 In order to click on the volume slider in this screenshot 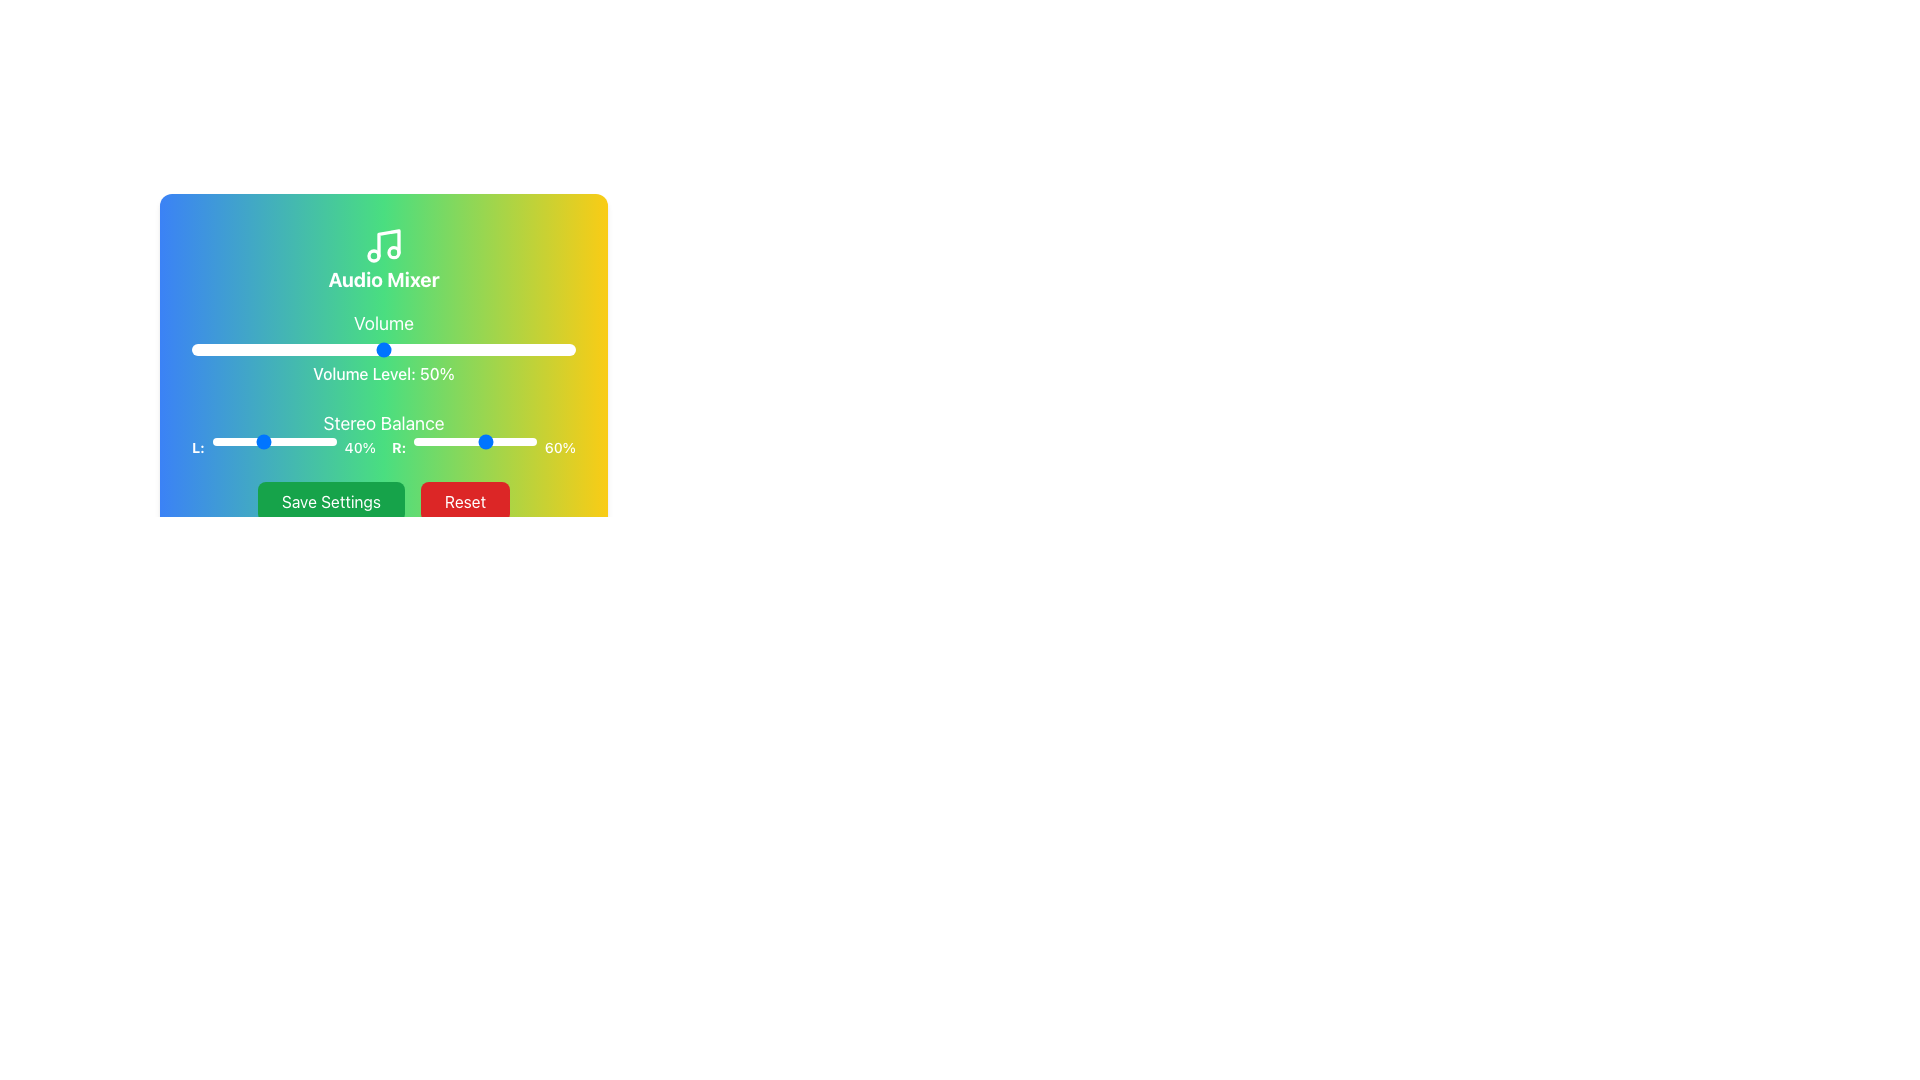, I will do `click(475, 349)`.